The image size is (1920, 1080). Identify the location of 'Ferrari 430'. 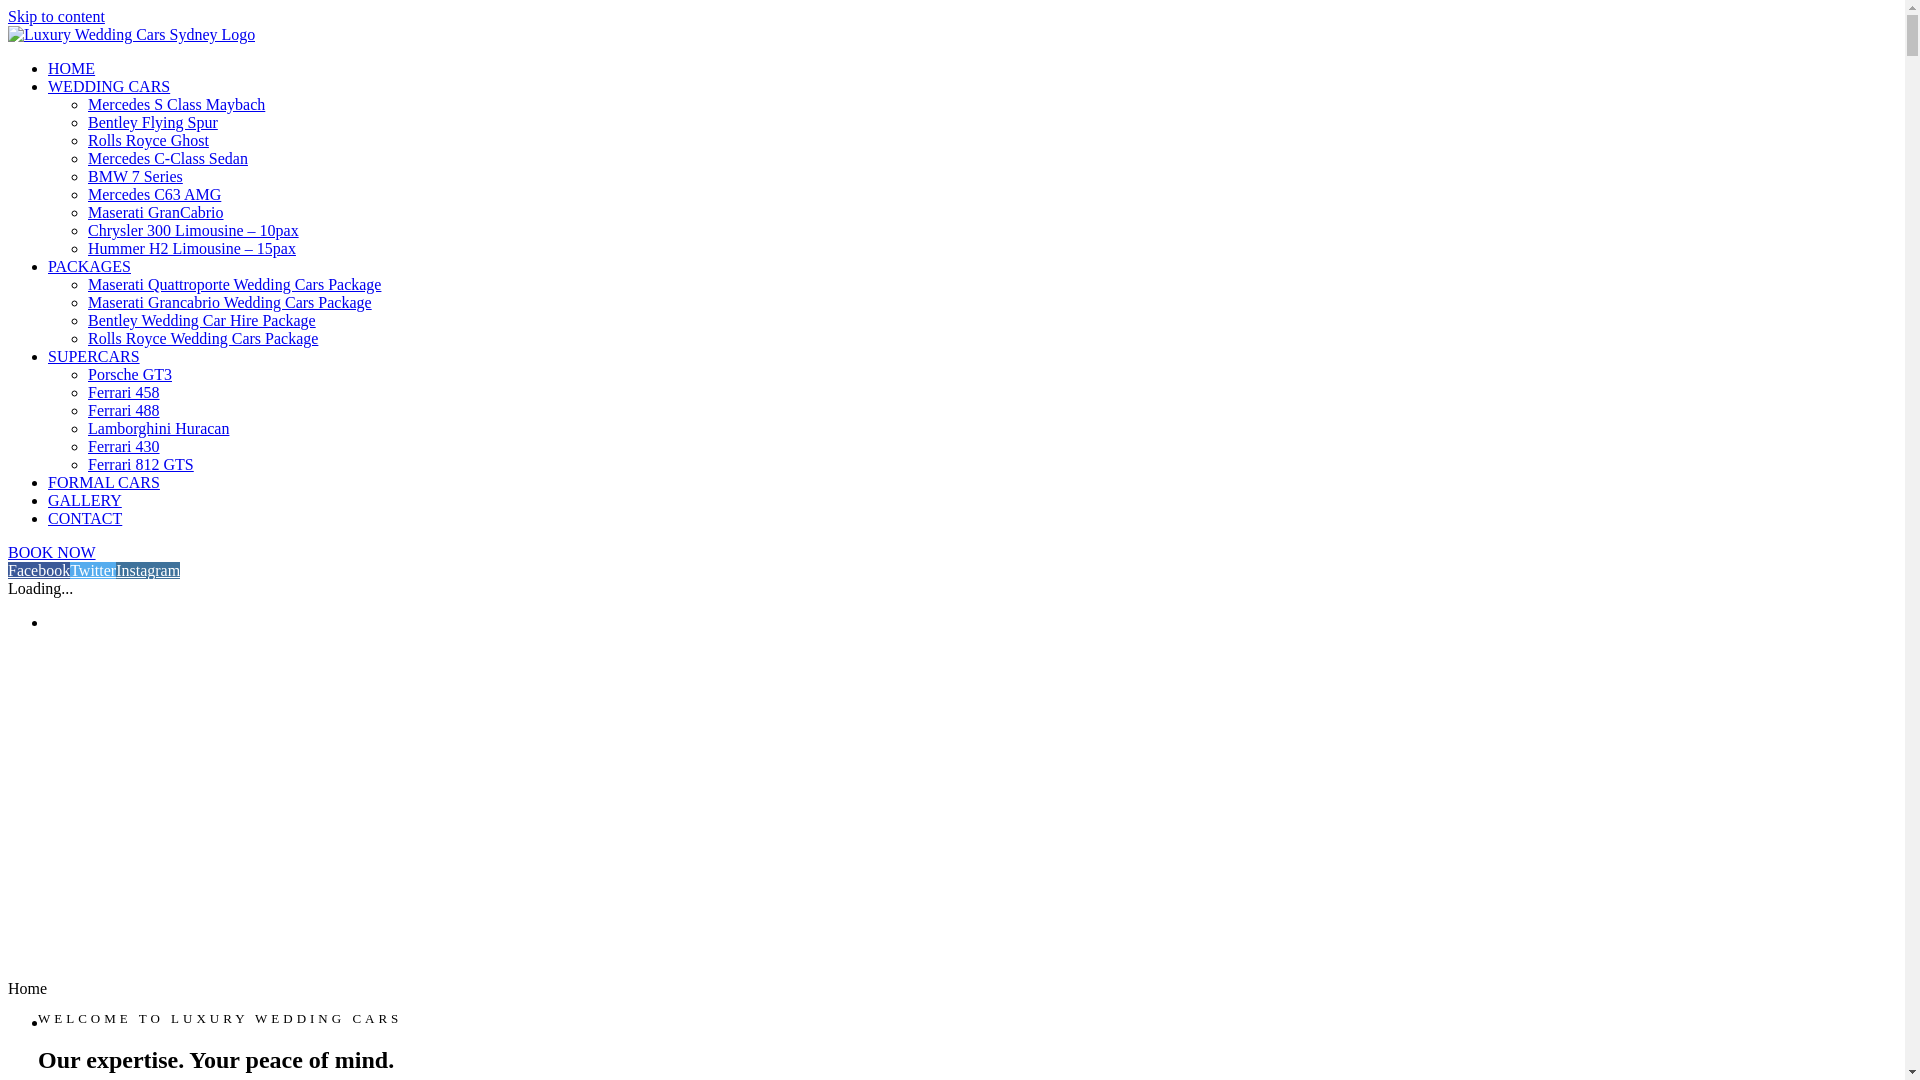
(123, 445).